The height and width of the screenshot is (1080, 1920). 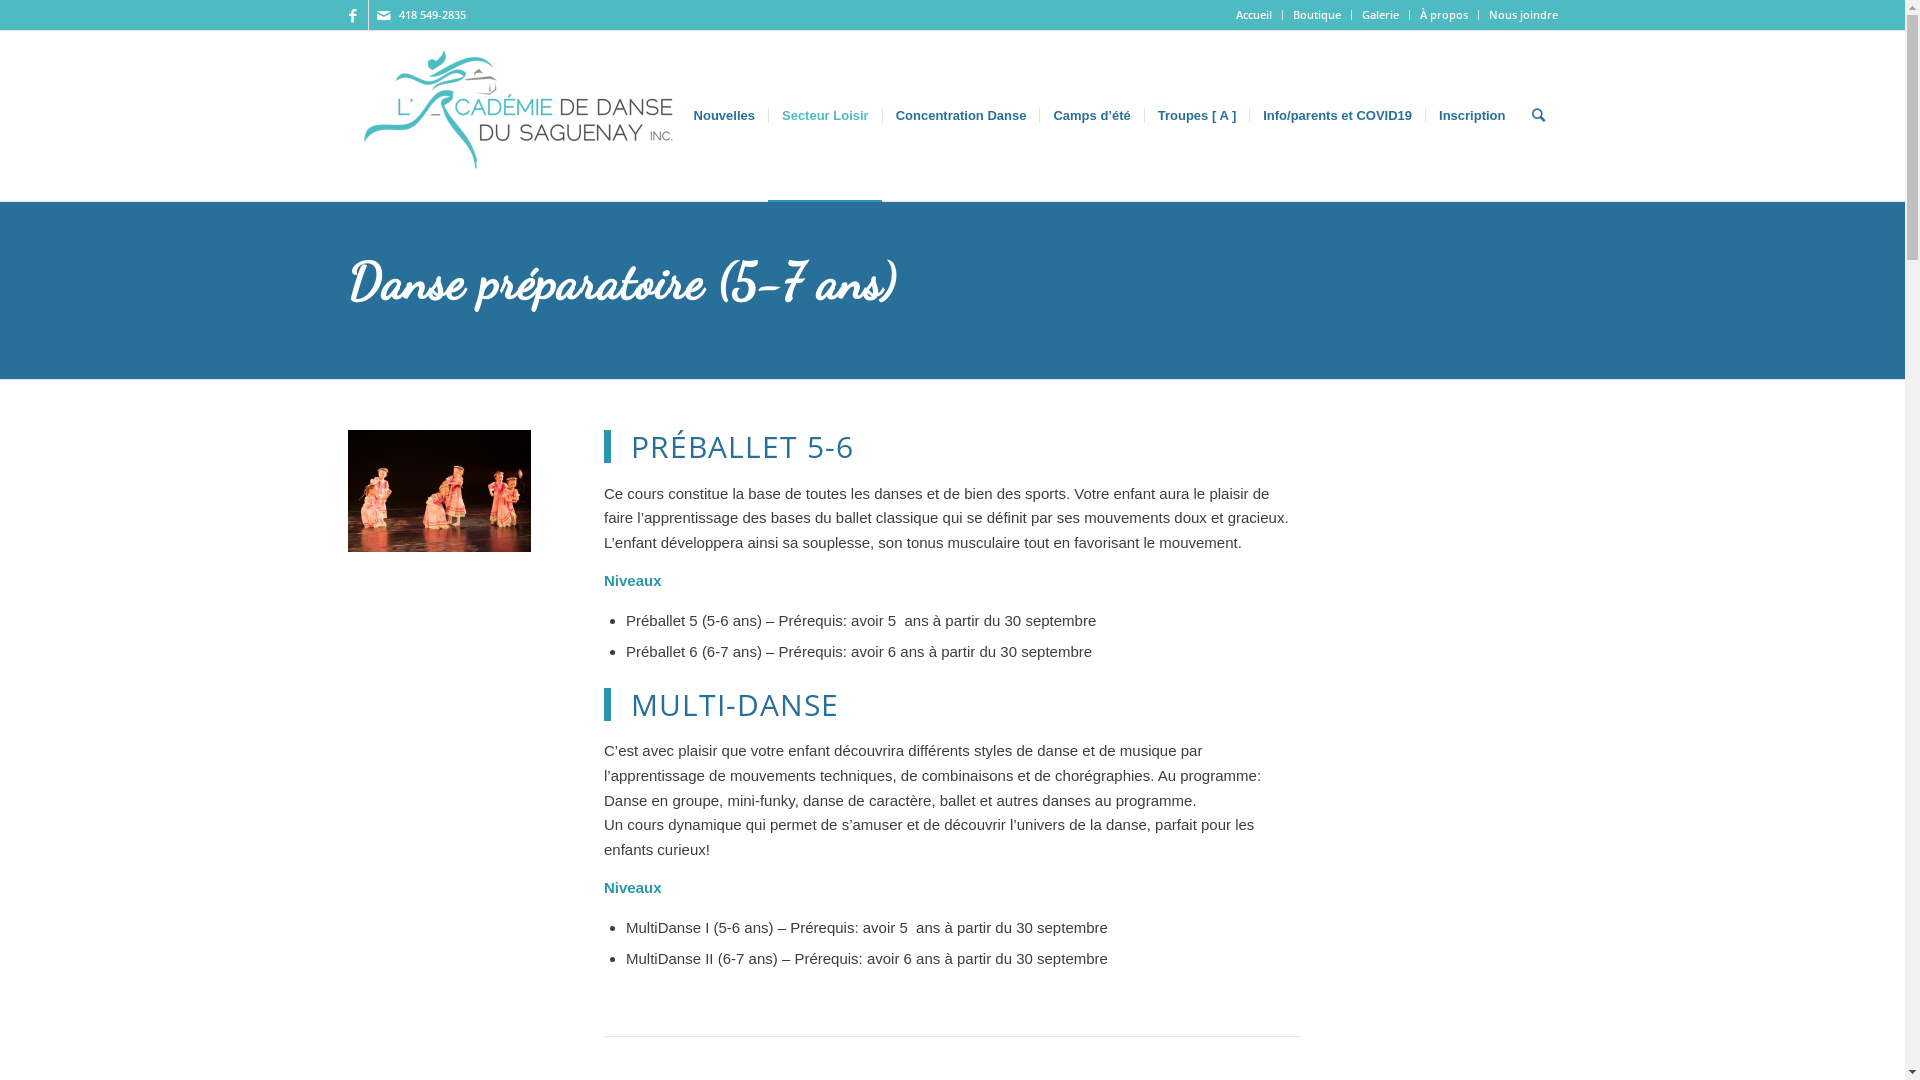 What do you see at coordinates (352, 15) in the screenshot?
I see `'Facebook'` at bounding box center [352, 15].